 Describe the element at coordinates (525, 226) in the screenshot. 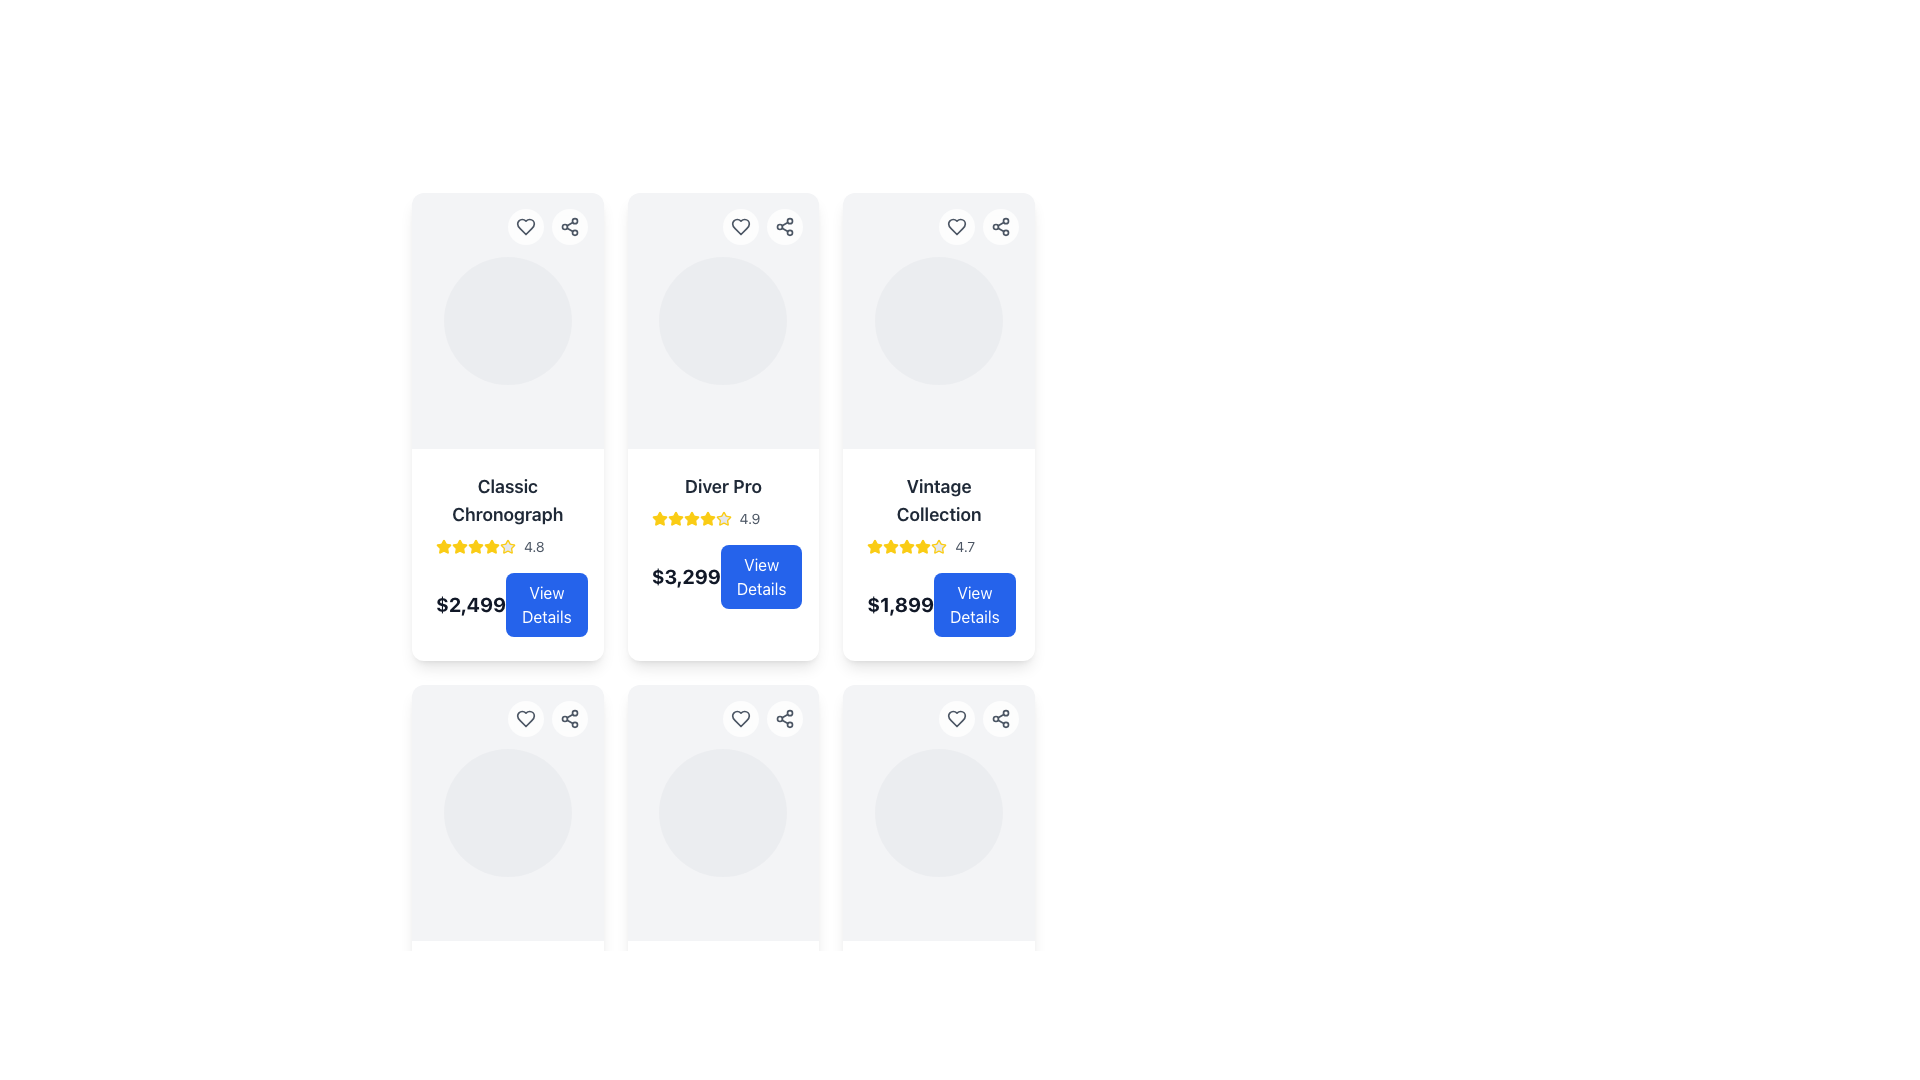

I see `the rounded button with a heart-shaped icon in the top-right corner of the 'Classic Chronograph' product card to change the icon color to red` at that location.